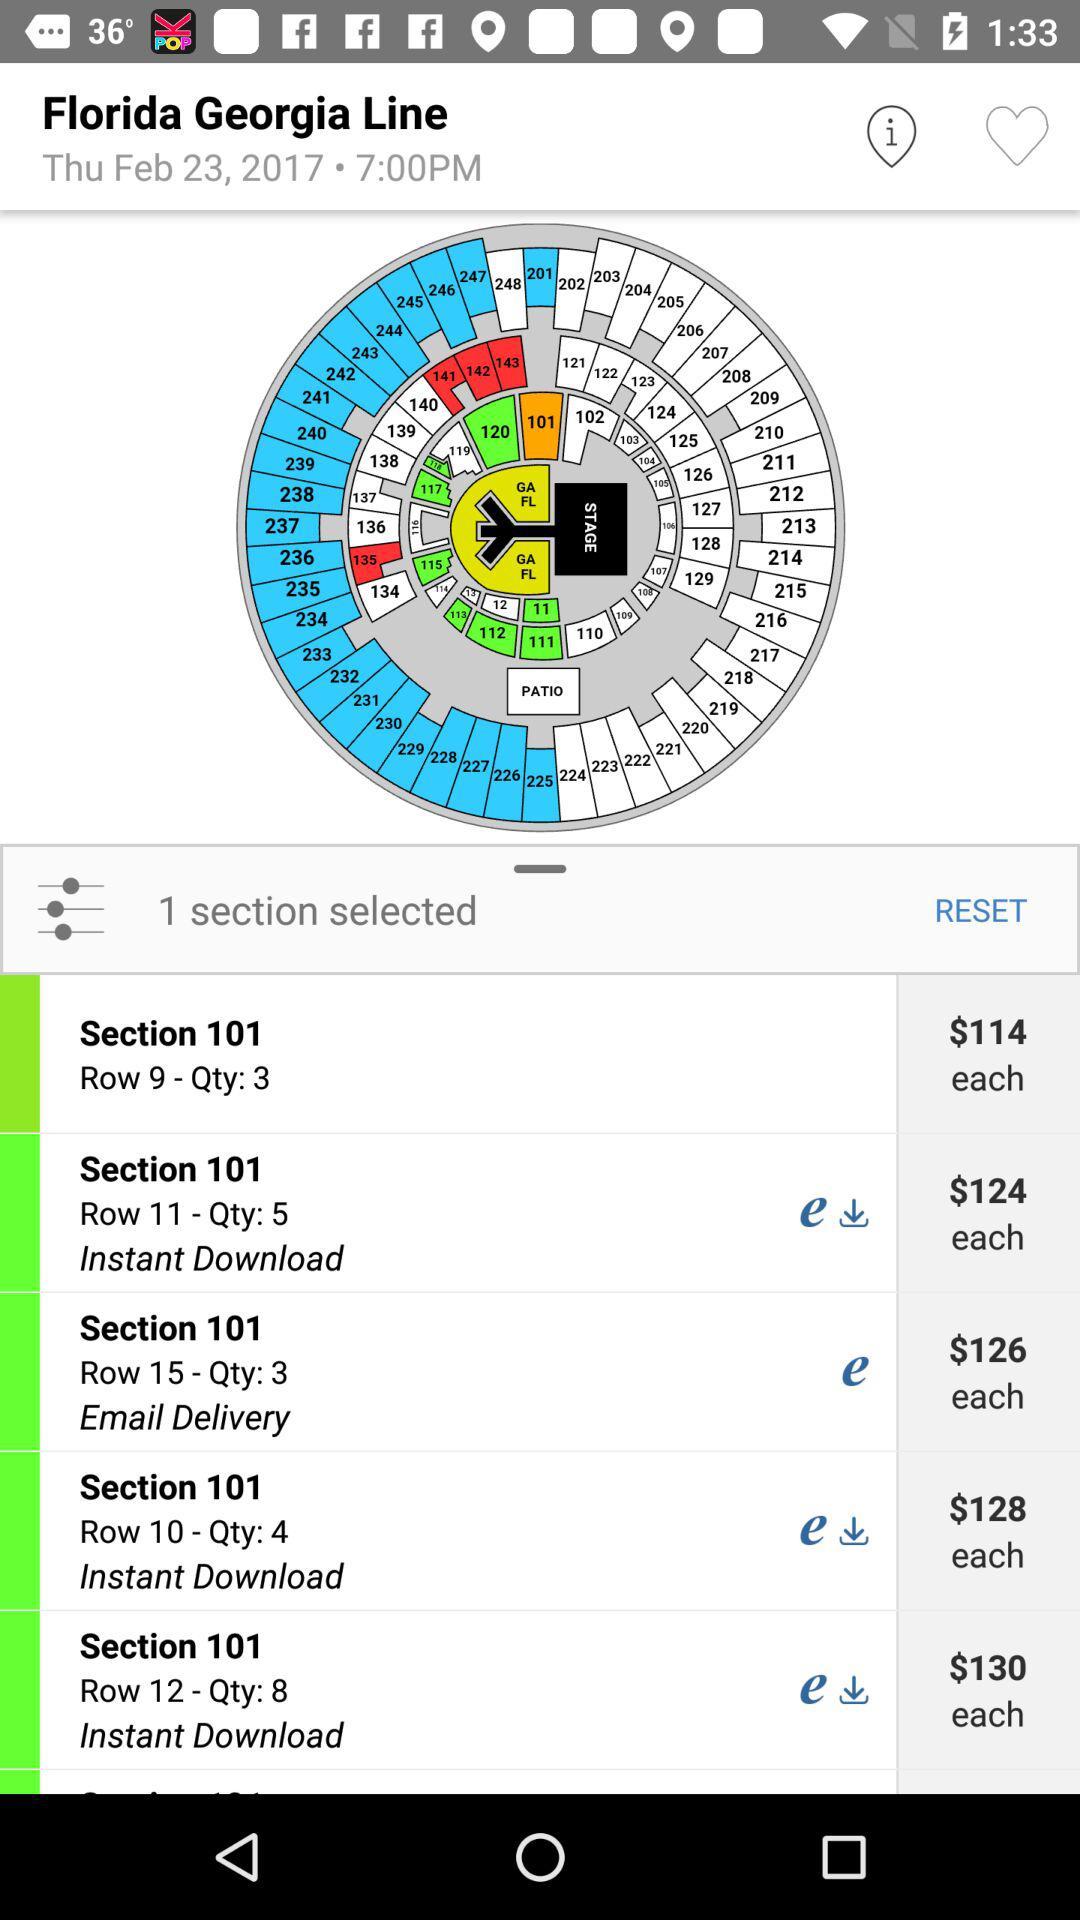 Image resolution: width=1080 pixels, height=1920 pixels. I want to click on the sliders icon, so click(69, 908).